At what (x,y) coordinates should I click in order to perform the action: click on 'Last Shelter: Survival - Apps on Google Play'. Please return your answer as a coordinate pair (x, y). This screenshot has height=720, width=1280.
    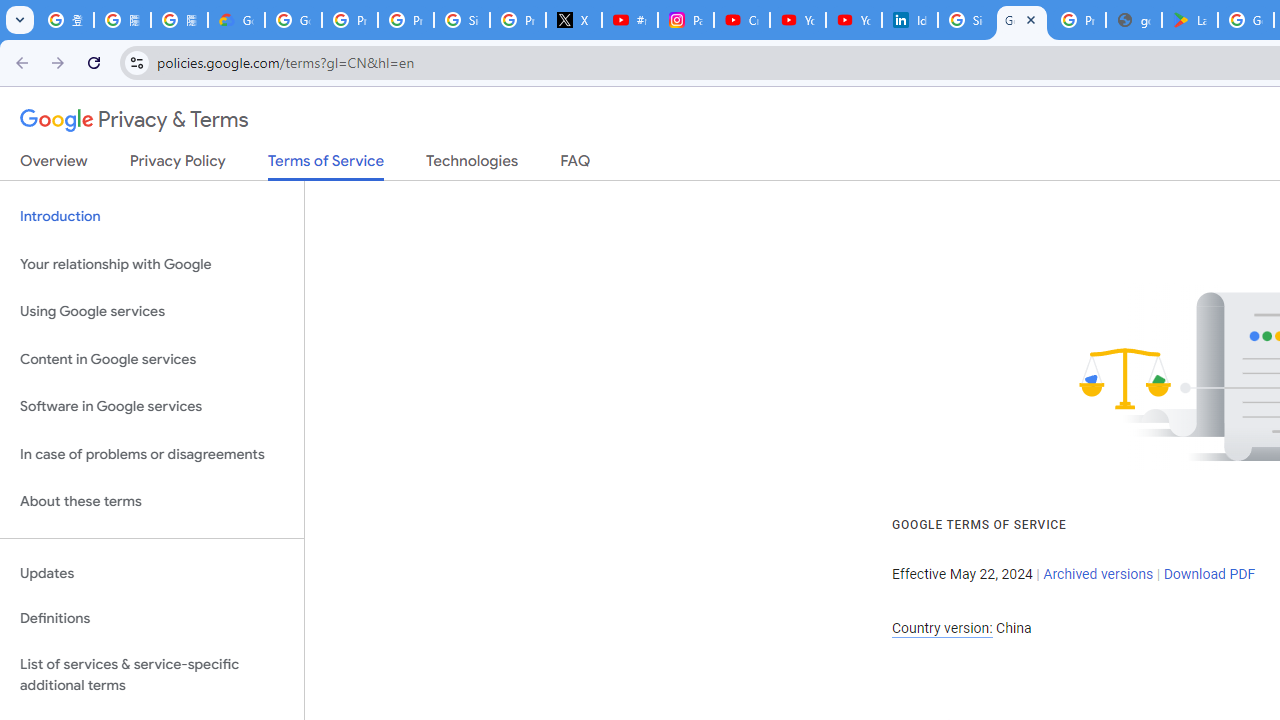
    Looking at the image, I should click on (1190, 20).